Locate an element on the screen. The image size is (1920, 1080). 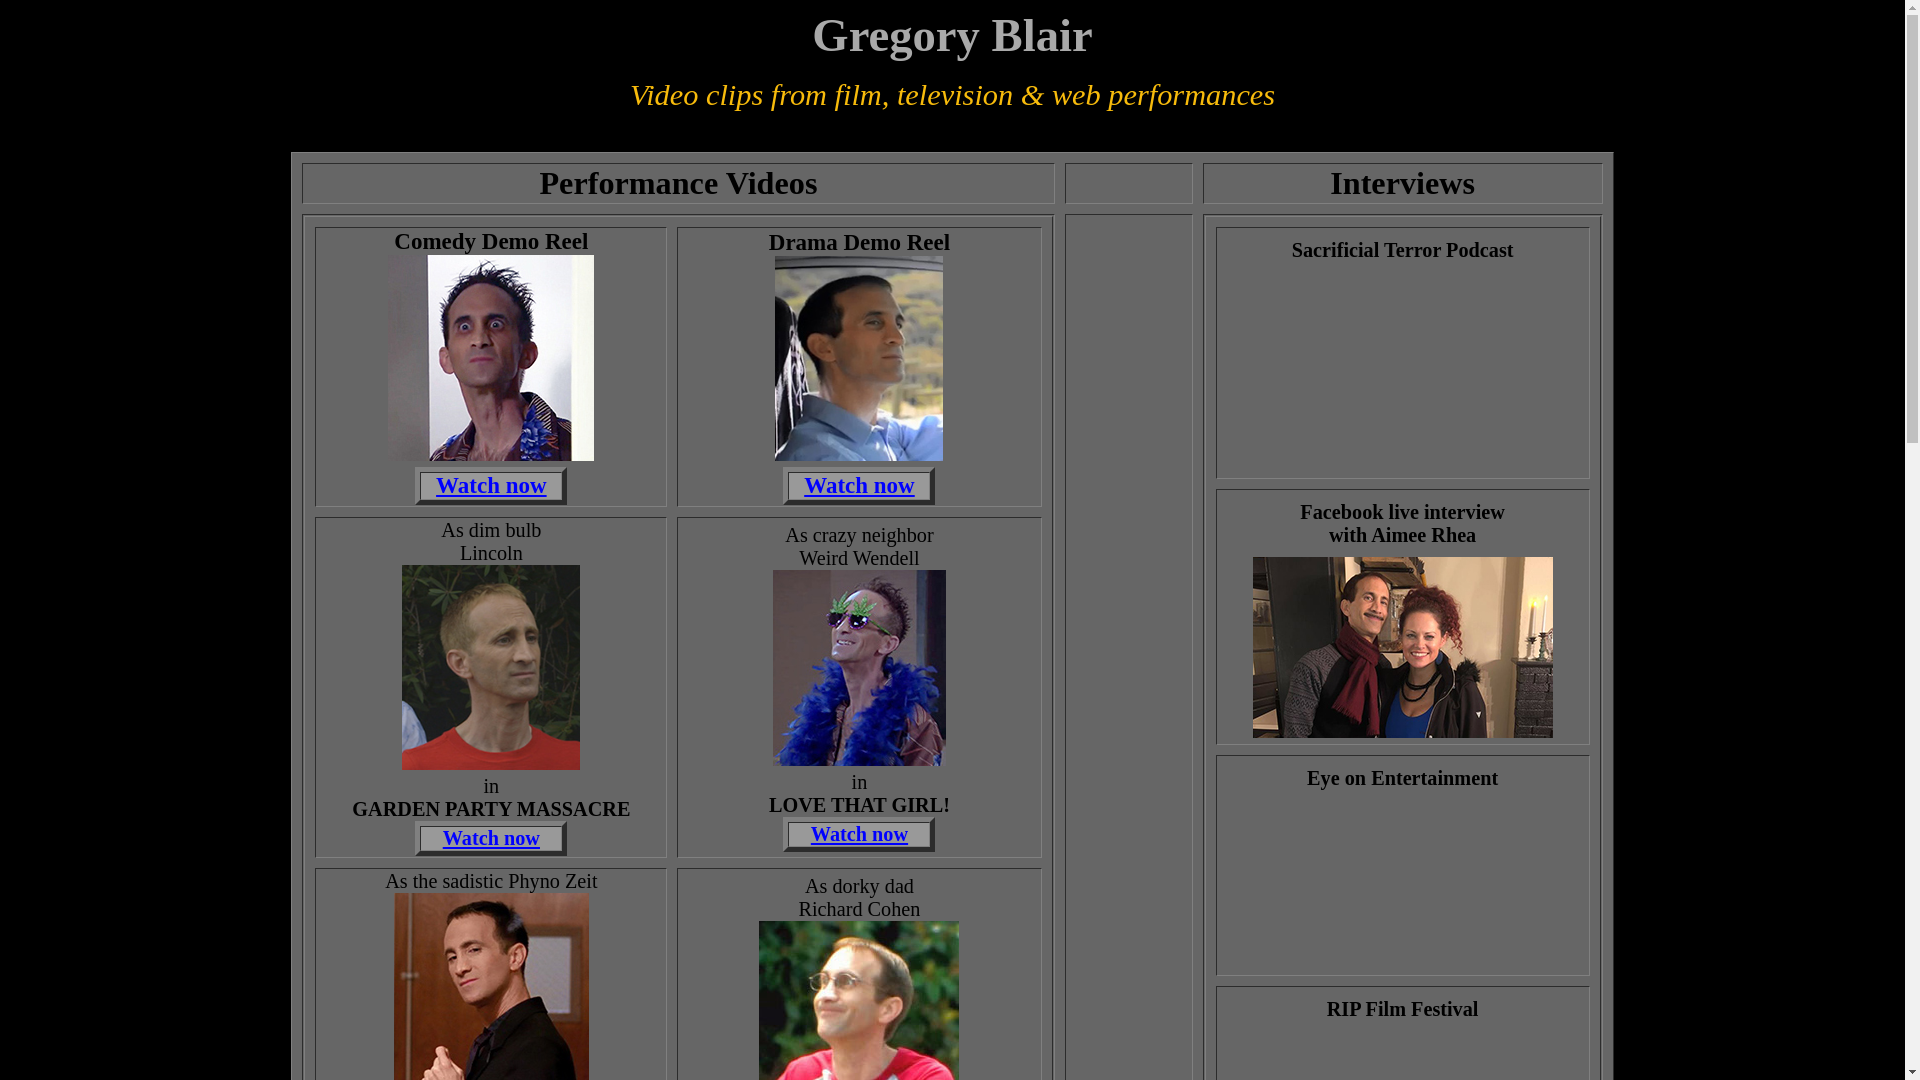
'Watch now' is located at coordinates (859, 833).